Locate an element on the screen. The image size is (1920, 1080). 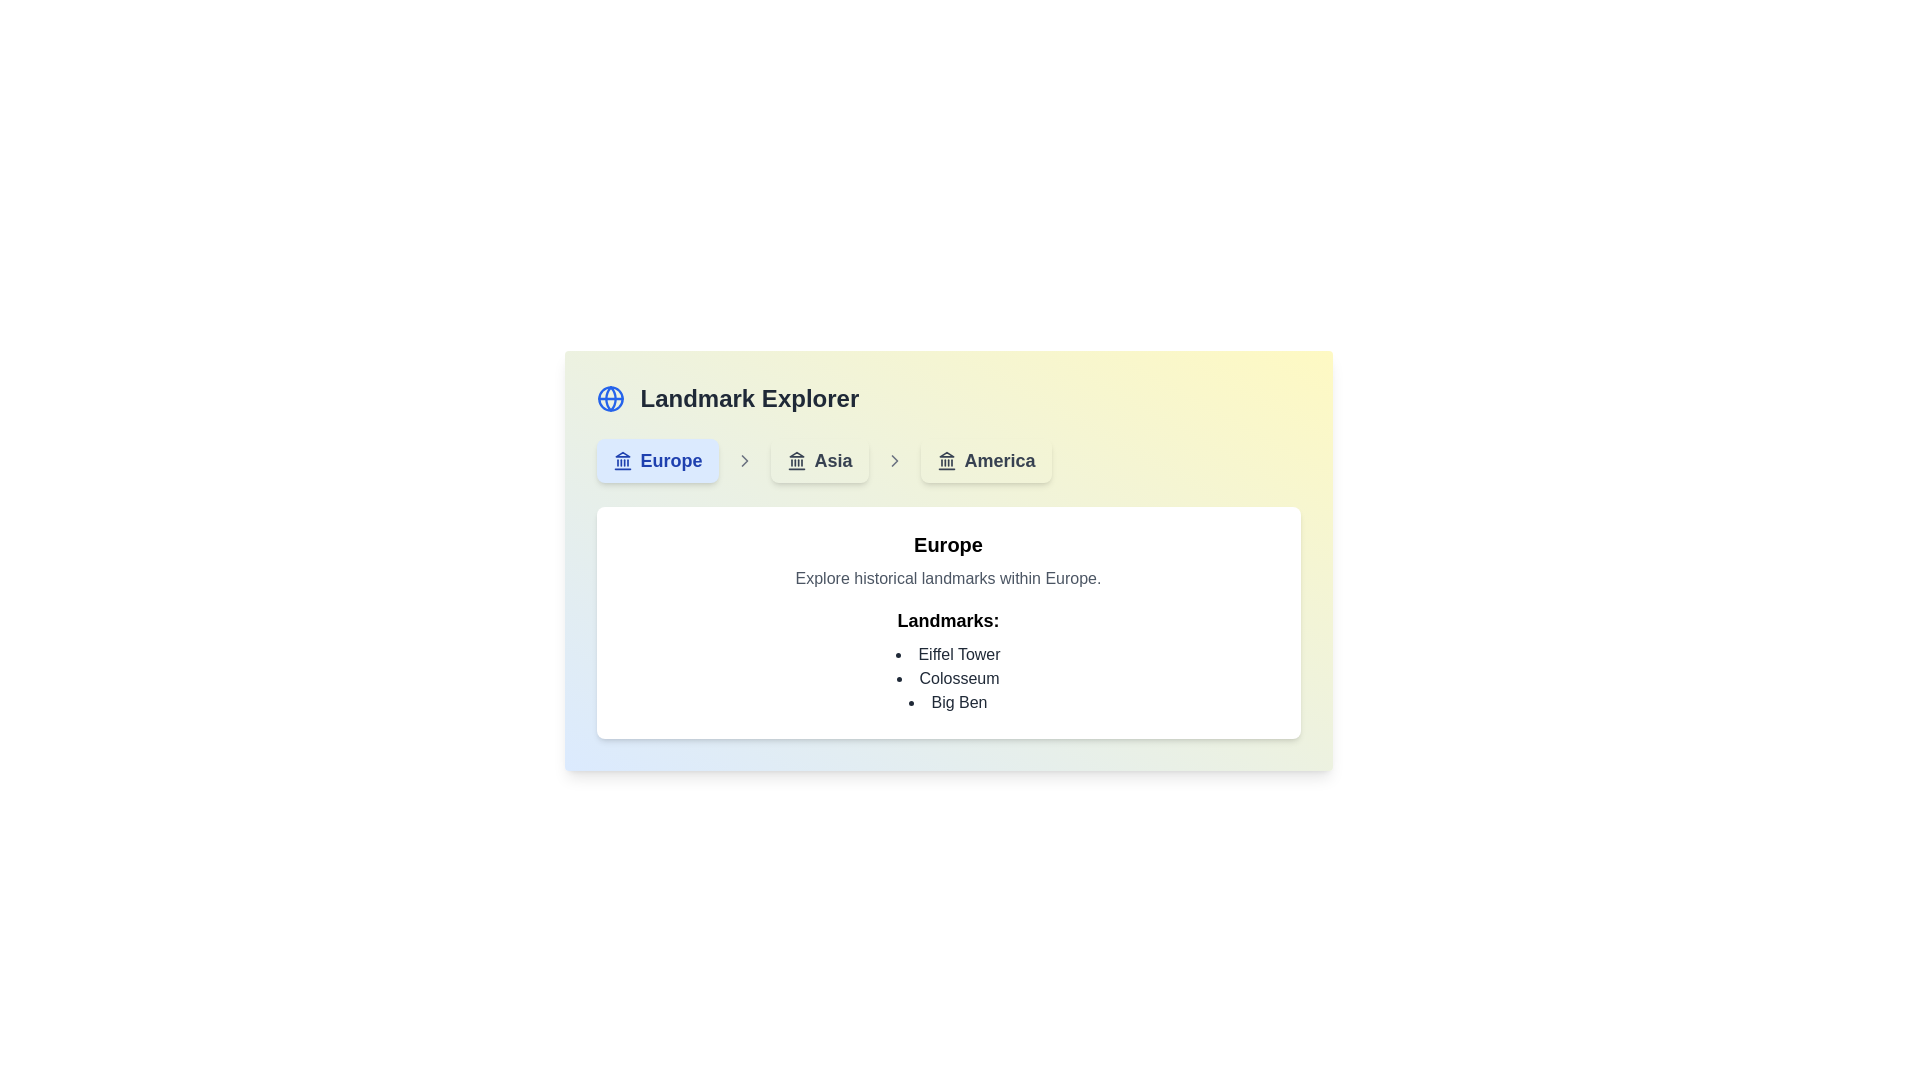
the third right-pointing chevron icon, which indicates progression and is positioned between the 'Asia' button and the 'America' button is located at coordinates (893, 461).